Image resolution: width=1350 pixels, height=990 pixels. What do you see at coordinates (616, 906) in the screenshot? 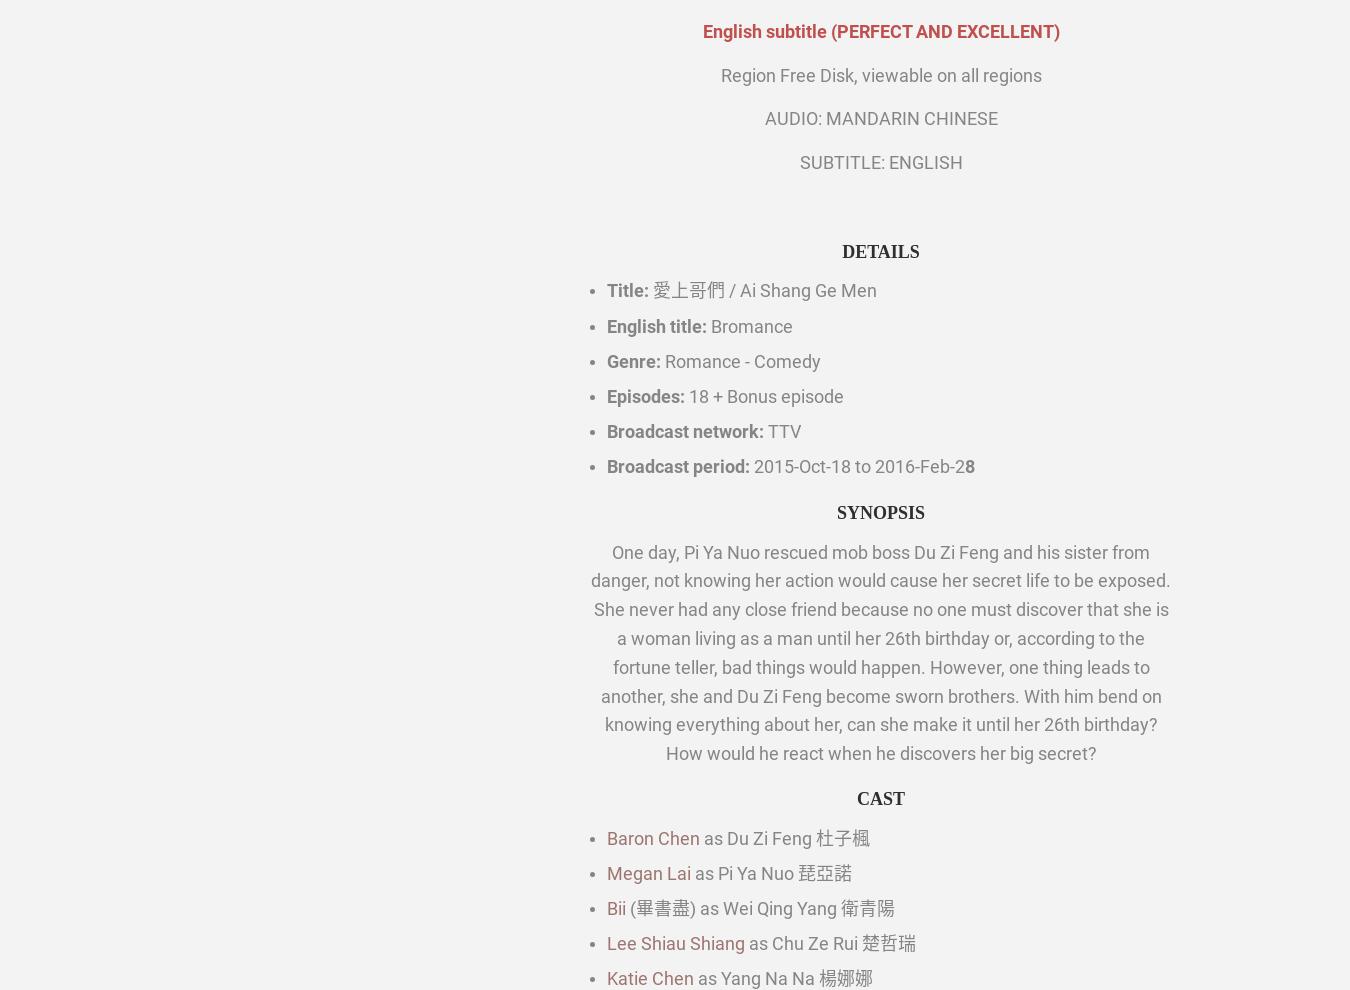
I see `'Bii'` at bounding box center [616, 906].